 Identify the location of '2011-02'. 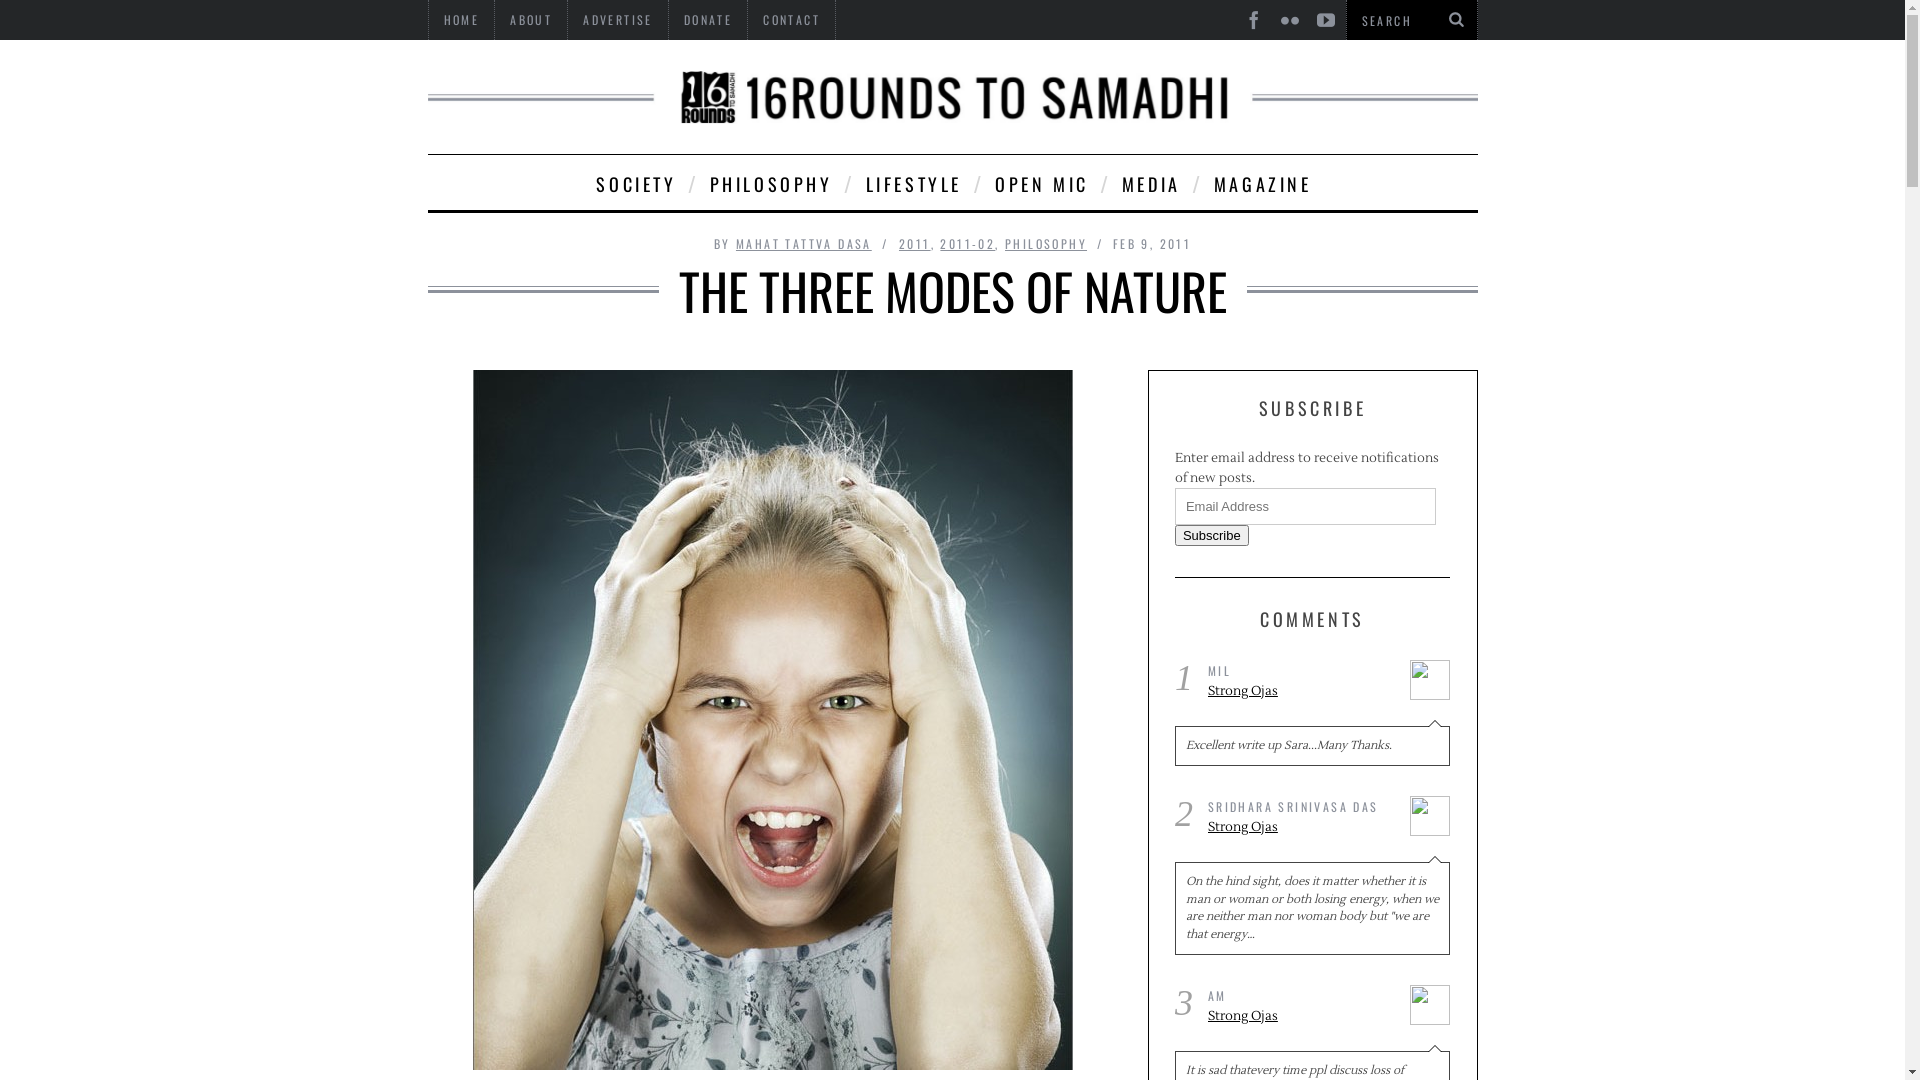
(967, 242).